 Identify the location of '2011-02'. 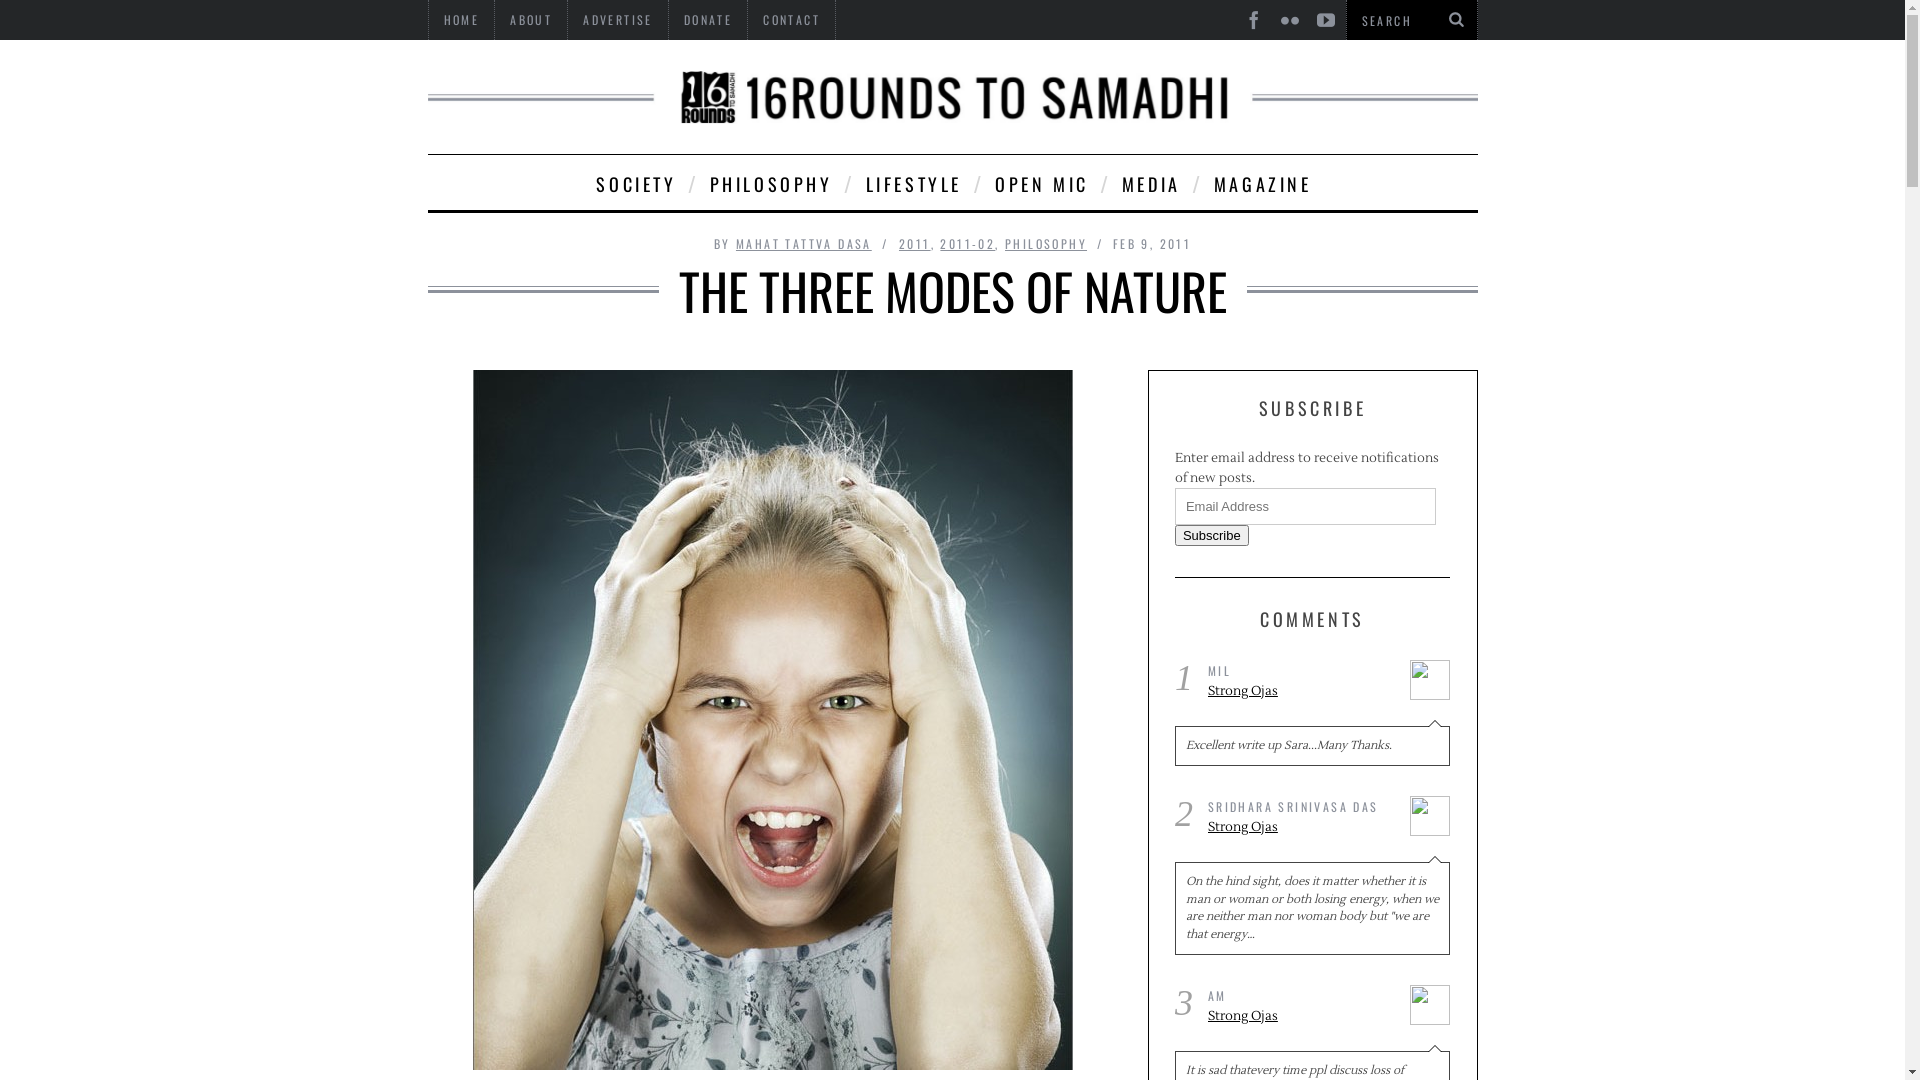
(967, 242).